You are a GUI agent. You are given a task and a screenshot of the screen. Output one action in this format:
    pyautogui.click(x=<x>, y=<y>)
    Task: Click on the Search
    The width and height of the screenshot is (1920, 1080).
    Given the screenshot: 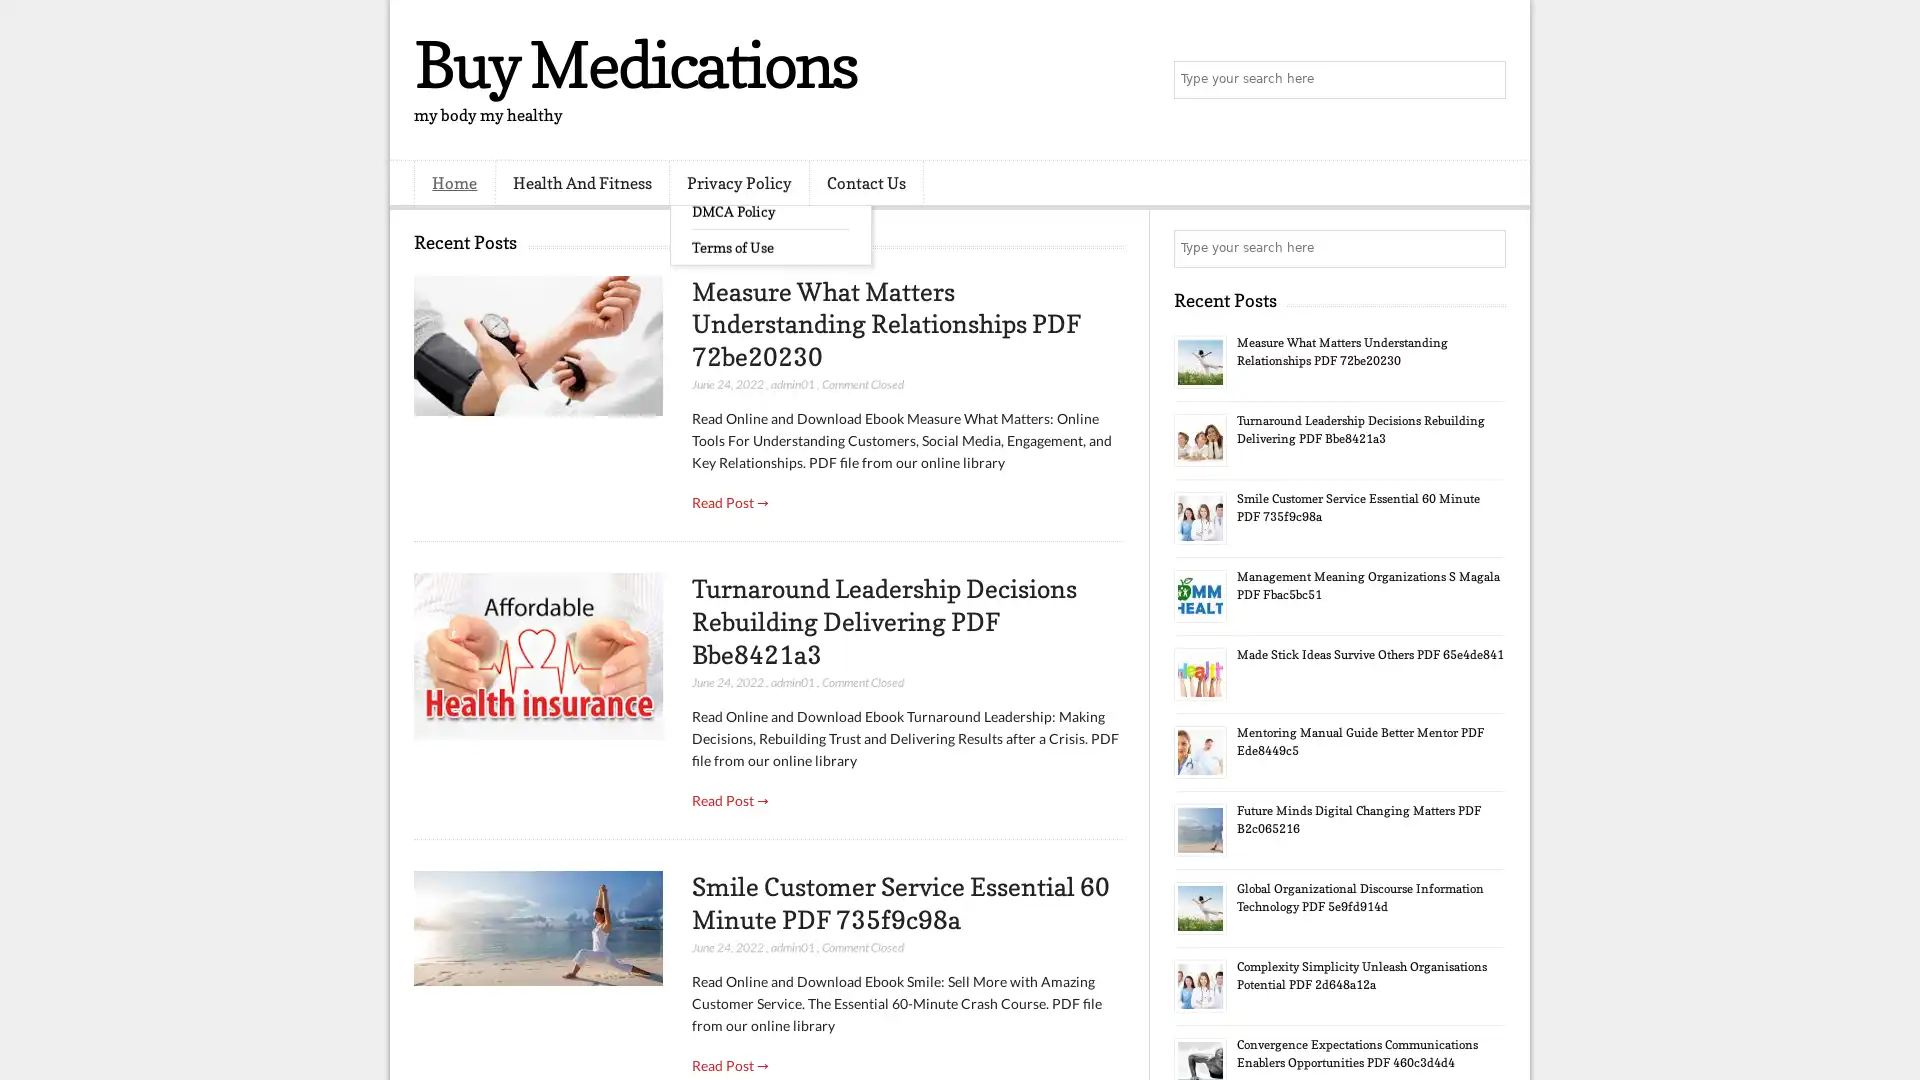 What is the action you would take?
    pyautogui.click(x=1485, y=248)
    